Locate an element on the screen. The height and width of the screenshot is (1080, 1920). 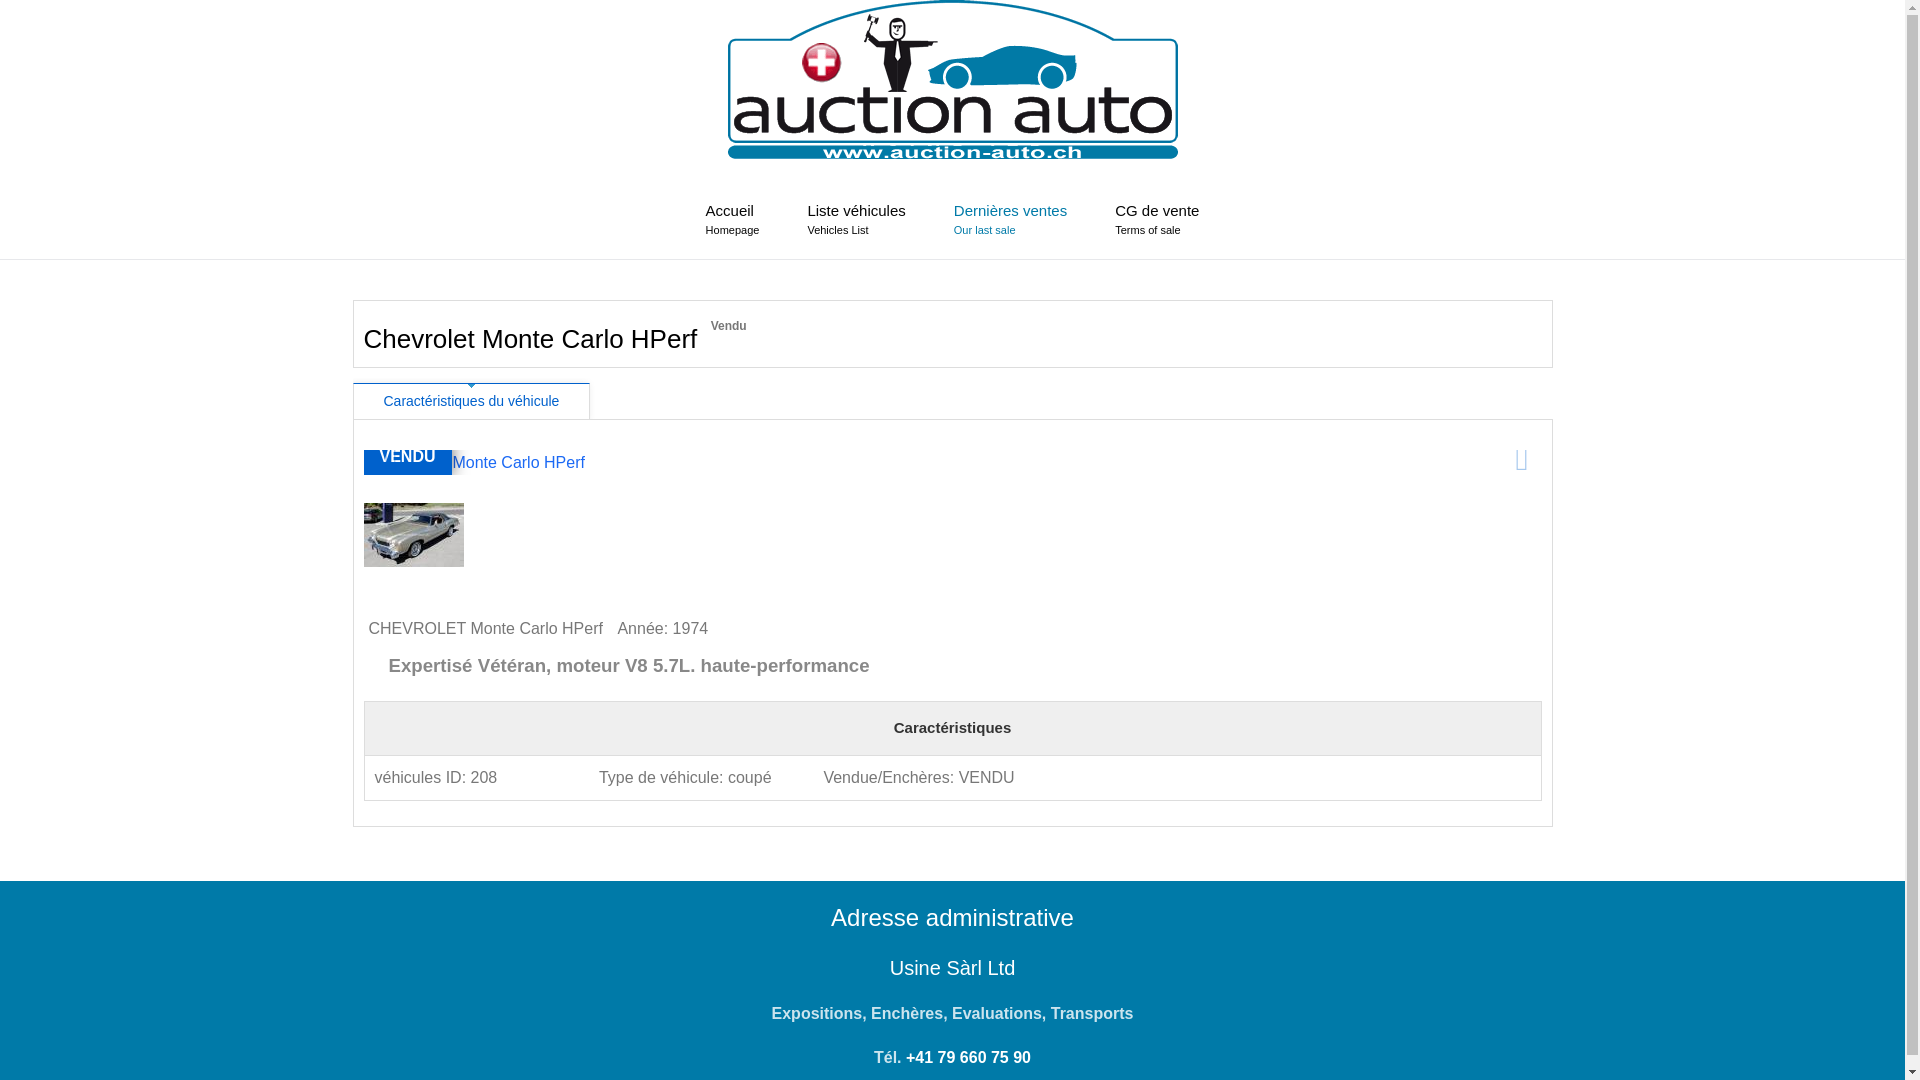
'Accueil is located at coordinates (732, 219).